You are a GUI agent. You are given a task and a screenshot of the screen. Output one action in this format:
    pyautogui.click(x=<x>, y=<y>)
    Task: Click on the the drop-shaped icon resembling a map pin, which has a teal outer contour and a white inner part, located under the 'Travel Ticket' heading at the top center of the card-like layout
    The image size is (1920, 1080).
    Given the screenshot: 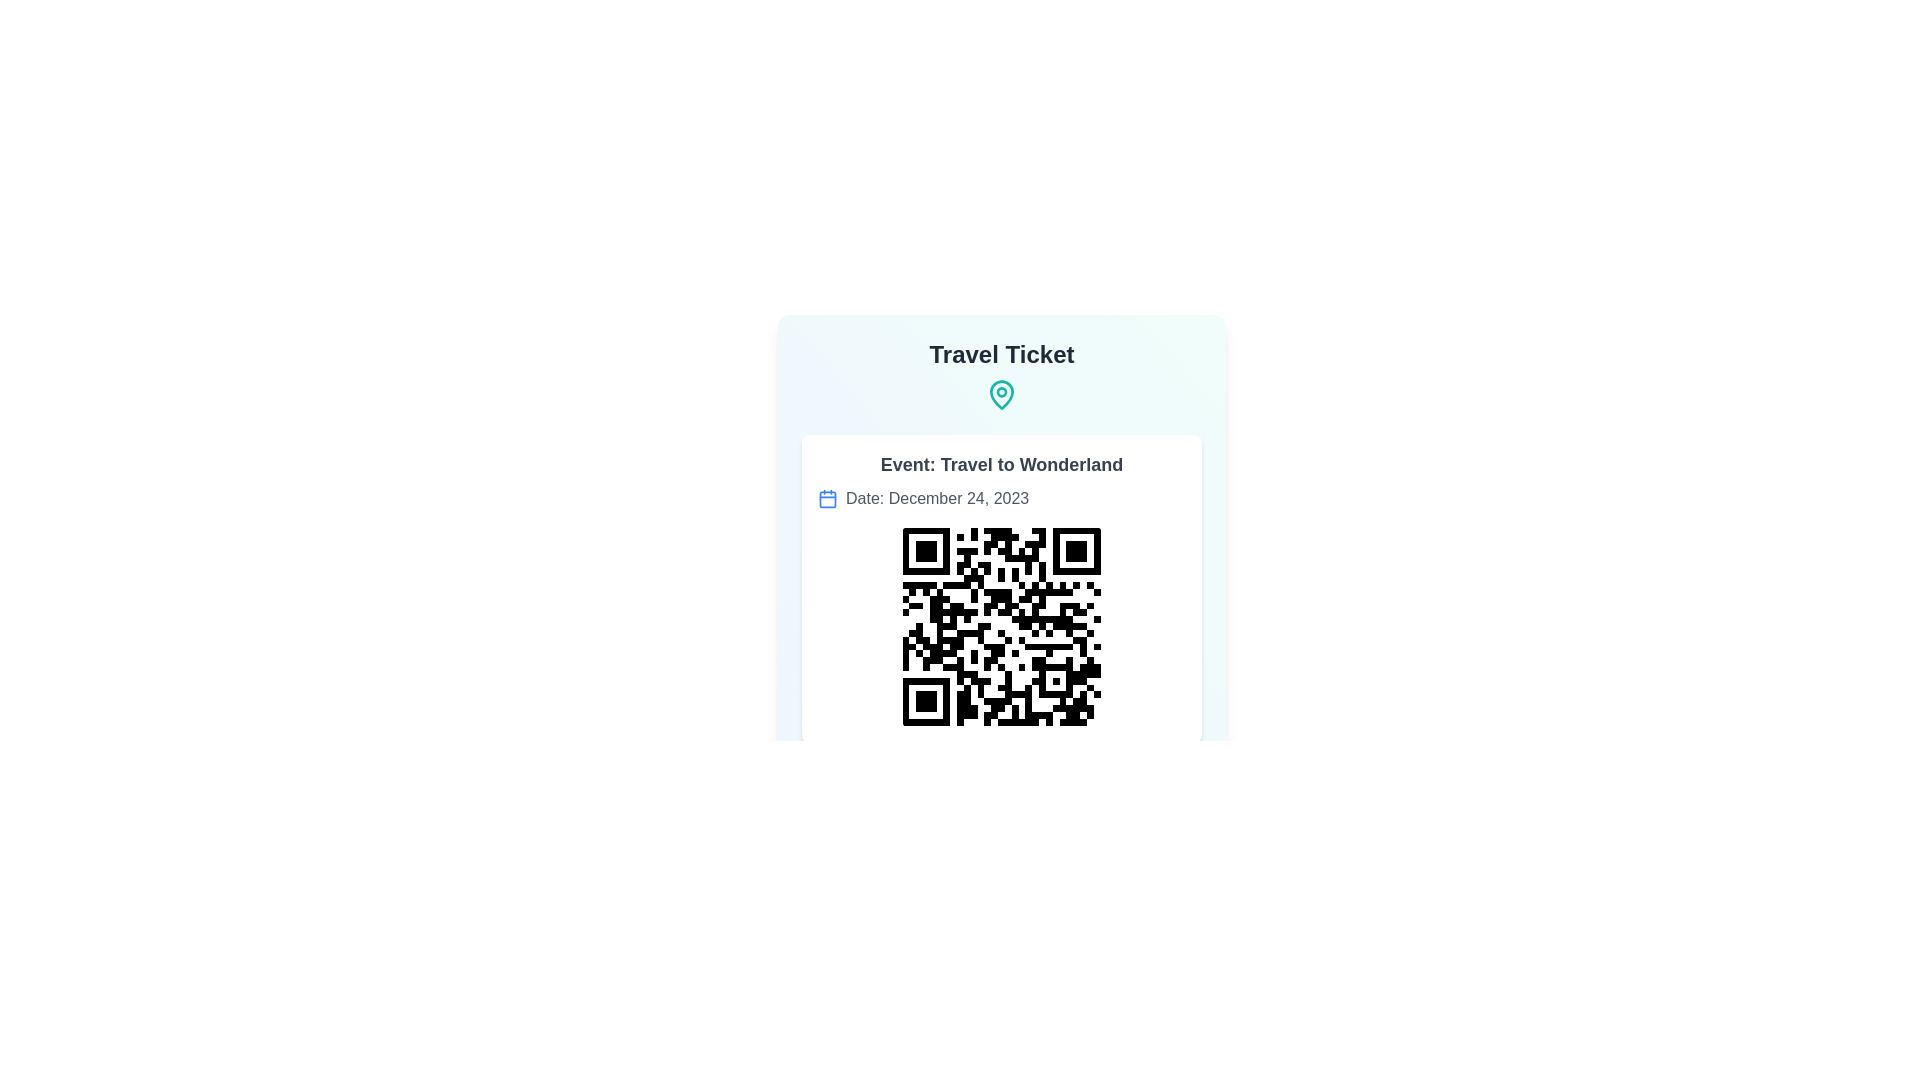 What is the action you would take?
    pyautogui.click(x=1002, y=393)
    